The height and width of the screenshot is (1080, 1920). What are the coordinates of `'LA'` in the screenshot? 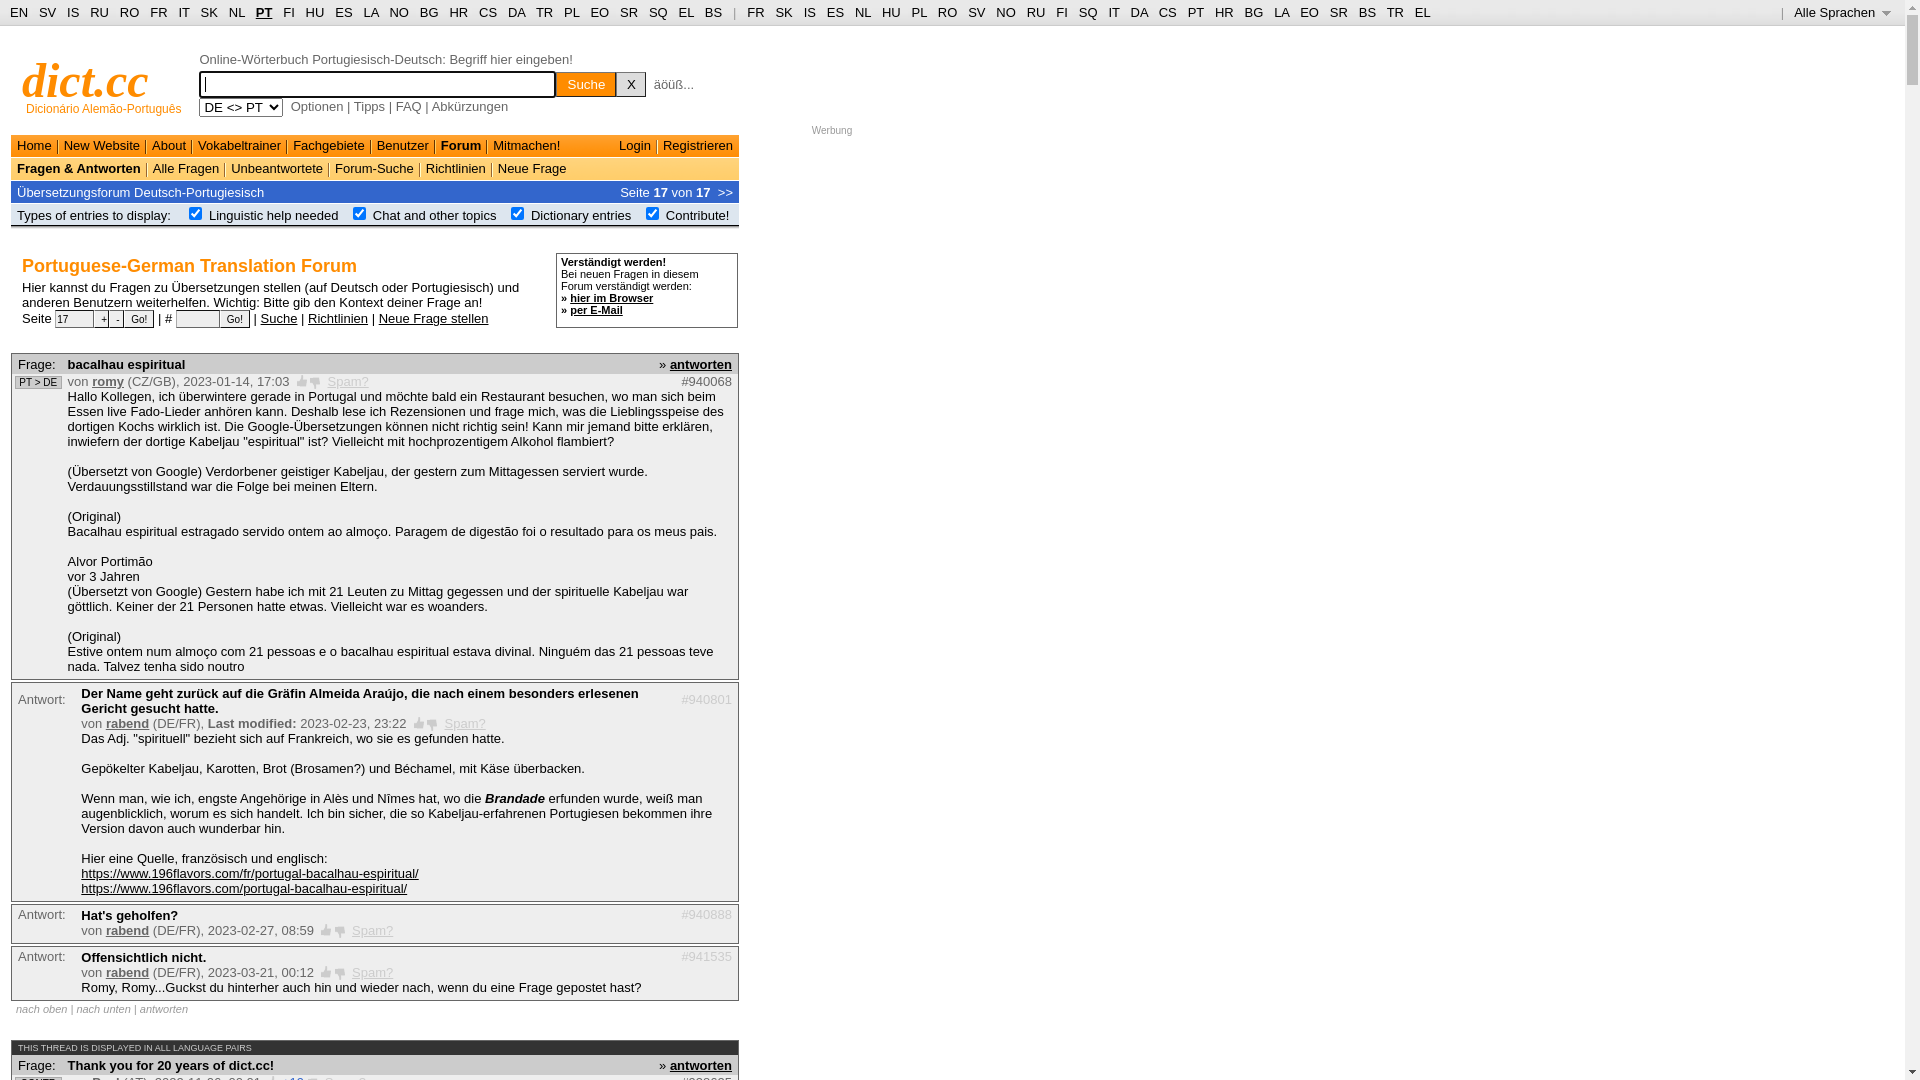 It's located at (1281, 12).